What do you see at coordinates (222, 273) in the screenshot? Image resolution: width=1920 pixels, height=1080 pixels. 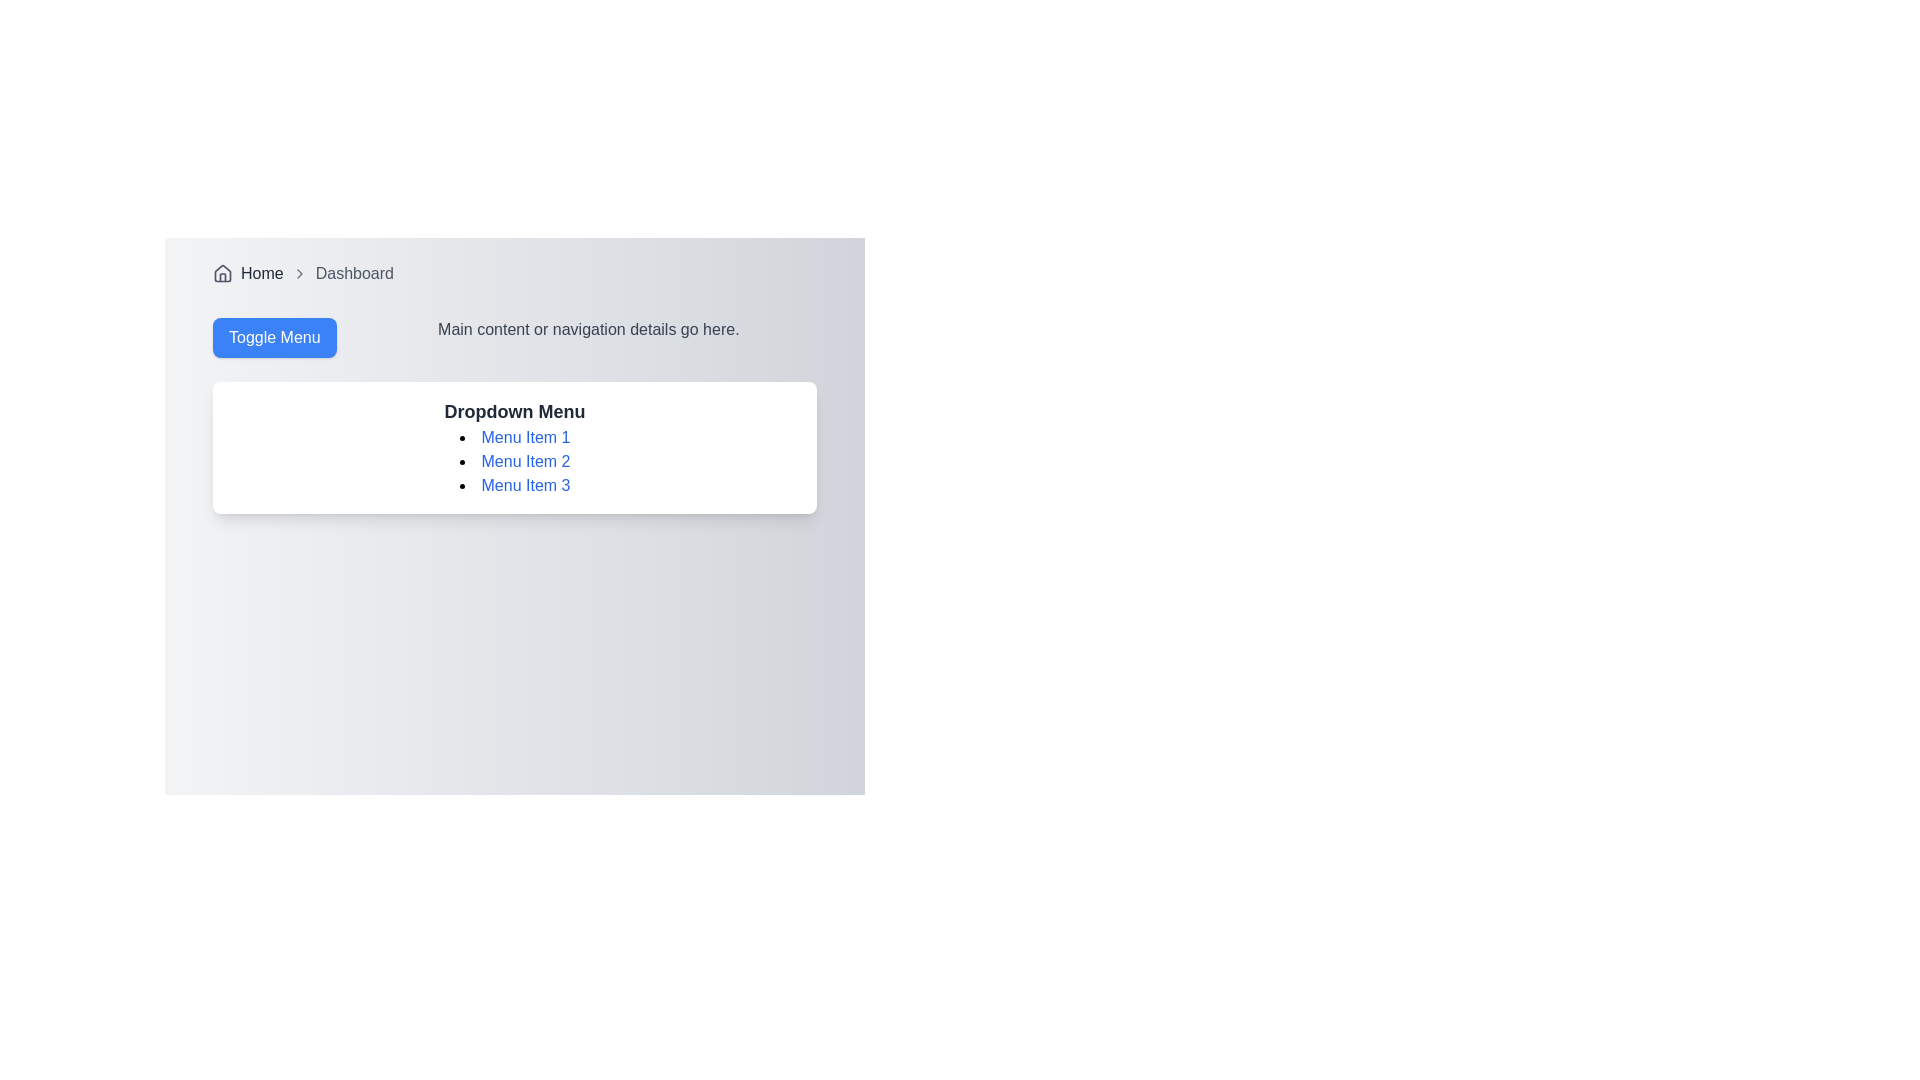 I see `the house icon within the SVG graphic that precedes the 'Home' breadcrumb navigation link to interact with it` at bounding box center [222, 273].